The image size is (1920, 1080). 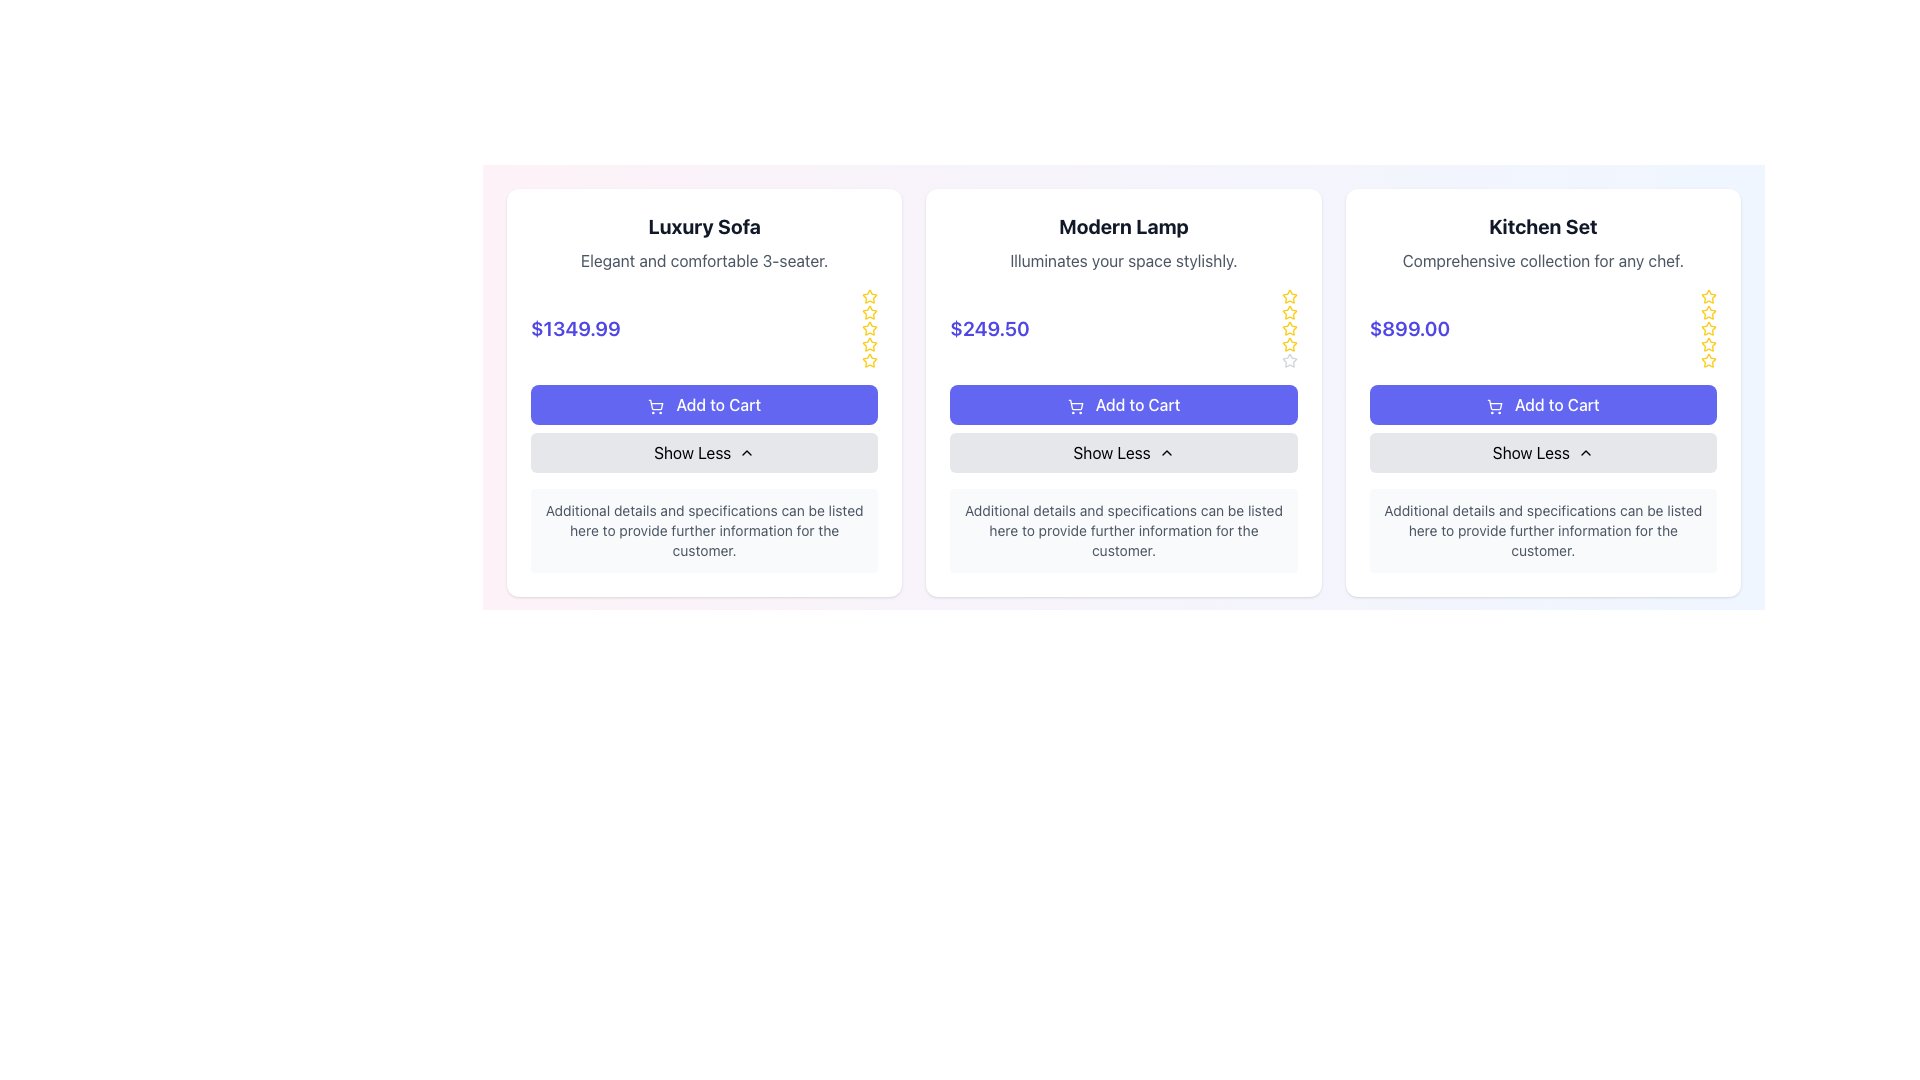 I want to click on brief description text block located in the upper section of the 'Kitchen Set' product card, which is positioned just below the title and above the pricing information, so click(x=1542, y=260).